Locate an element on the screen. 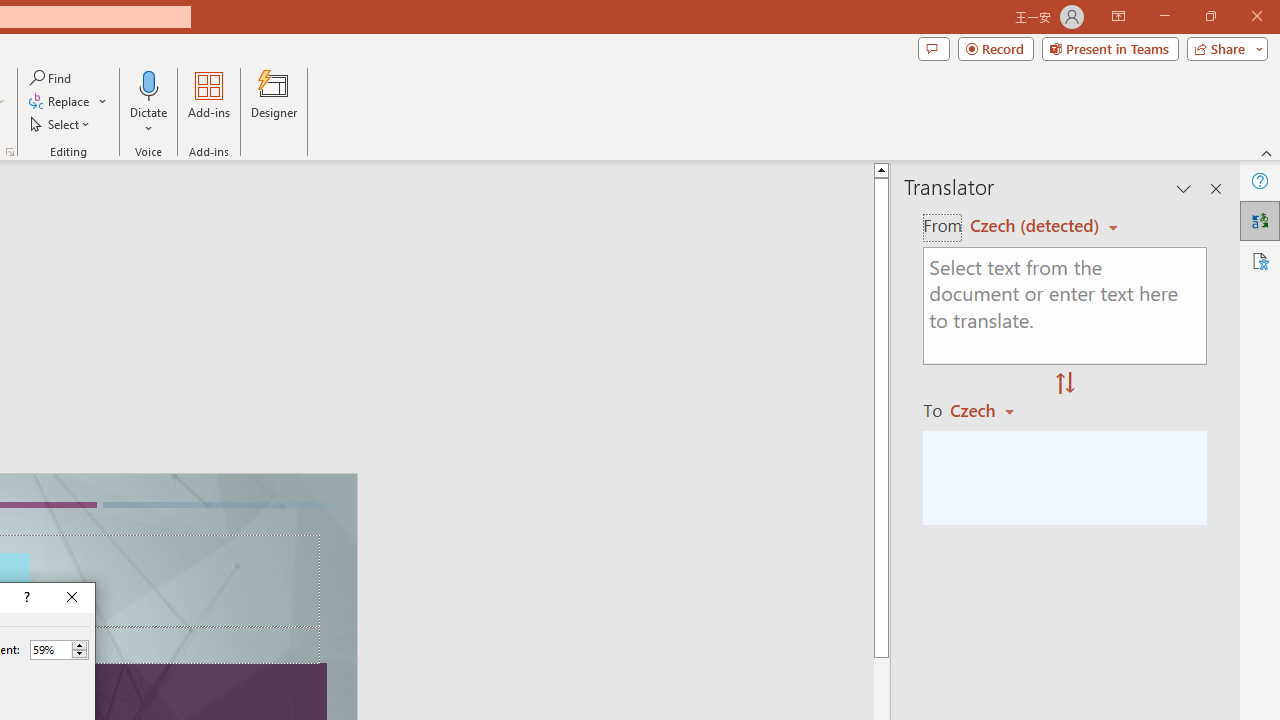 The height and width of the screenshot is (720, 1280). 'Percent' is located at coordinates (59, 650).